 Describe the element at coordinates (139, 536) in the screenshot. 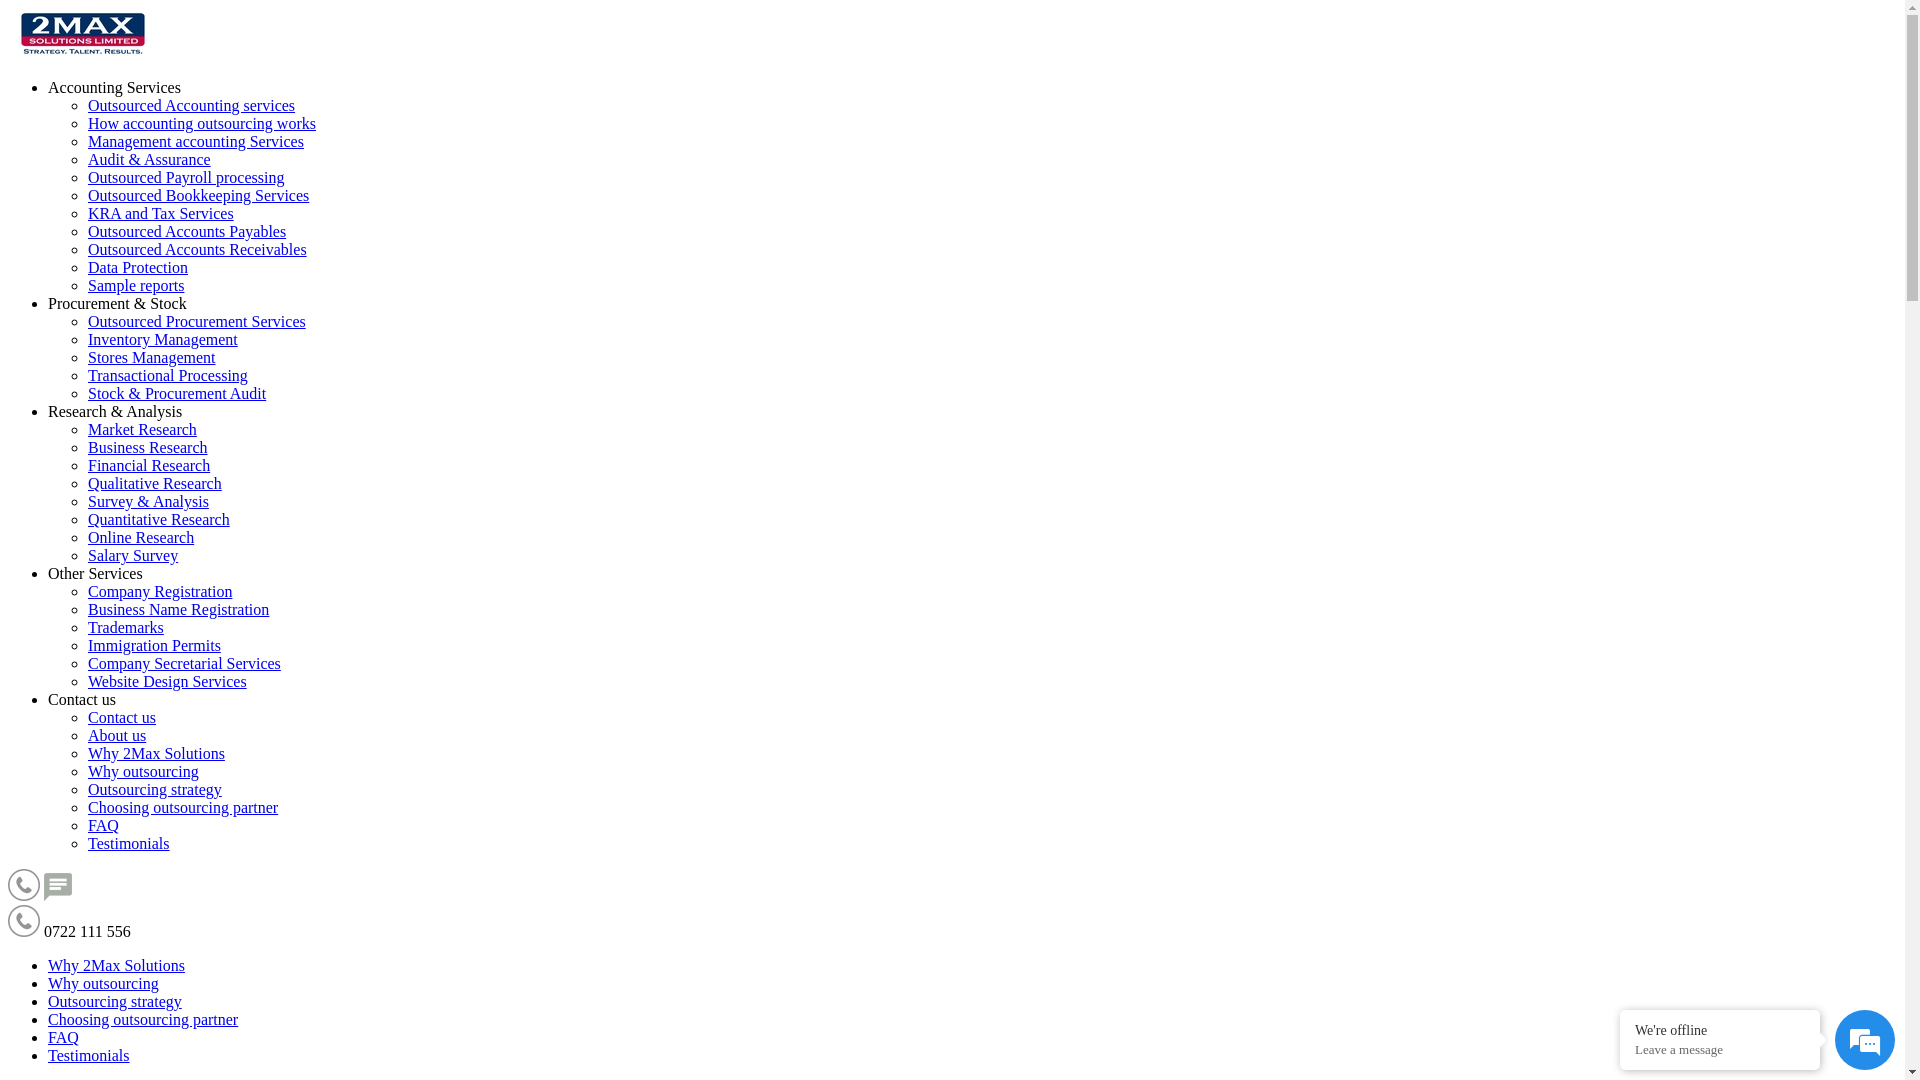

I see `'Online Research'` at that location.